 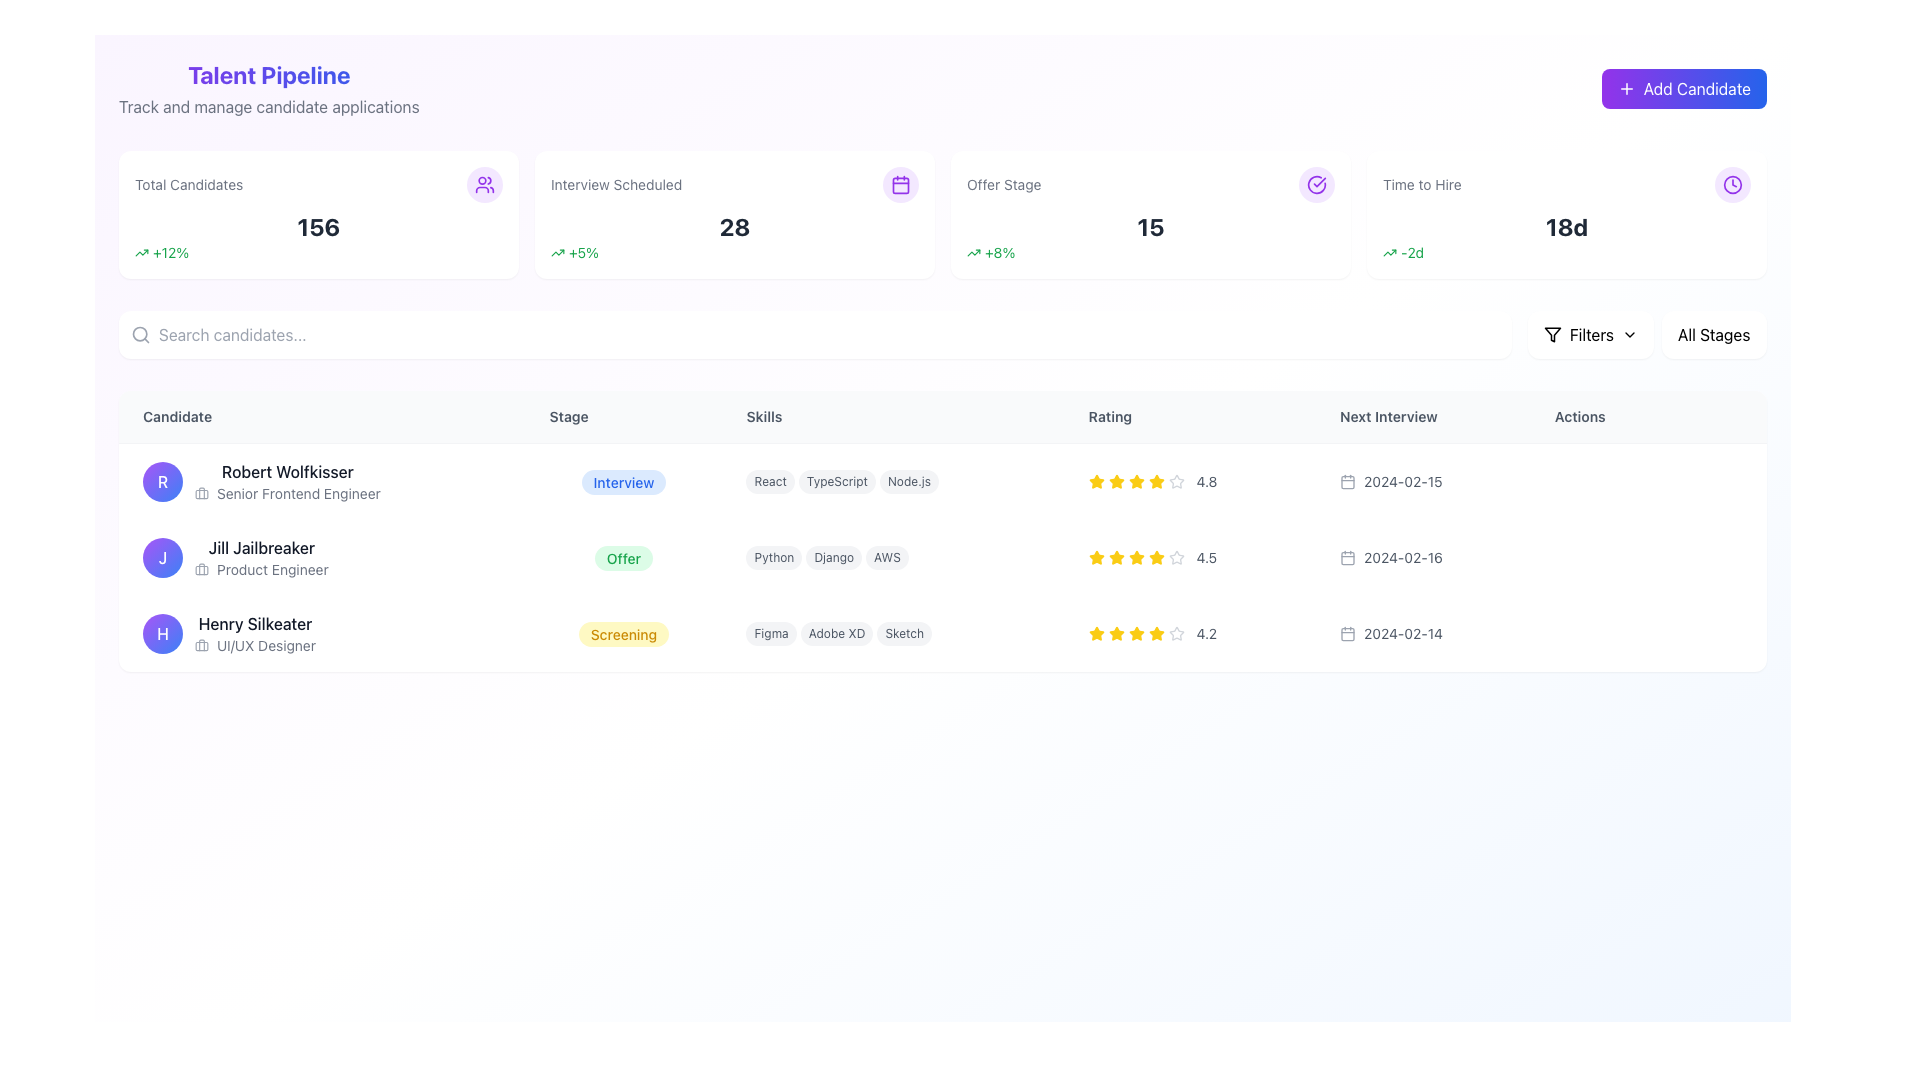 What do you see at coordinates (1316, 185) in the screenshot?
I see `the purple circular icon with a checkmark that is located on the right side of the 'Offer Stage' section, next to the numeric indicator` at bounding box center [1316, 185].